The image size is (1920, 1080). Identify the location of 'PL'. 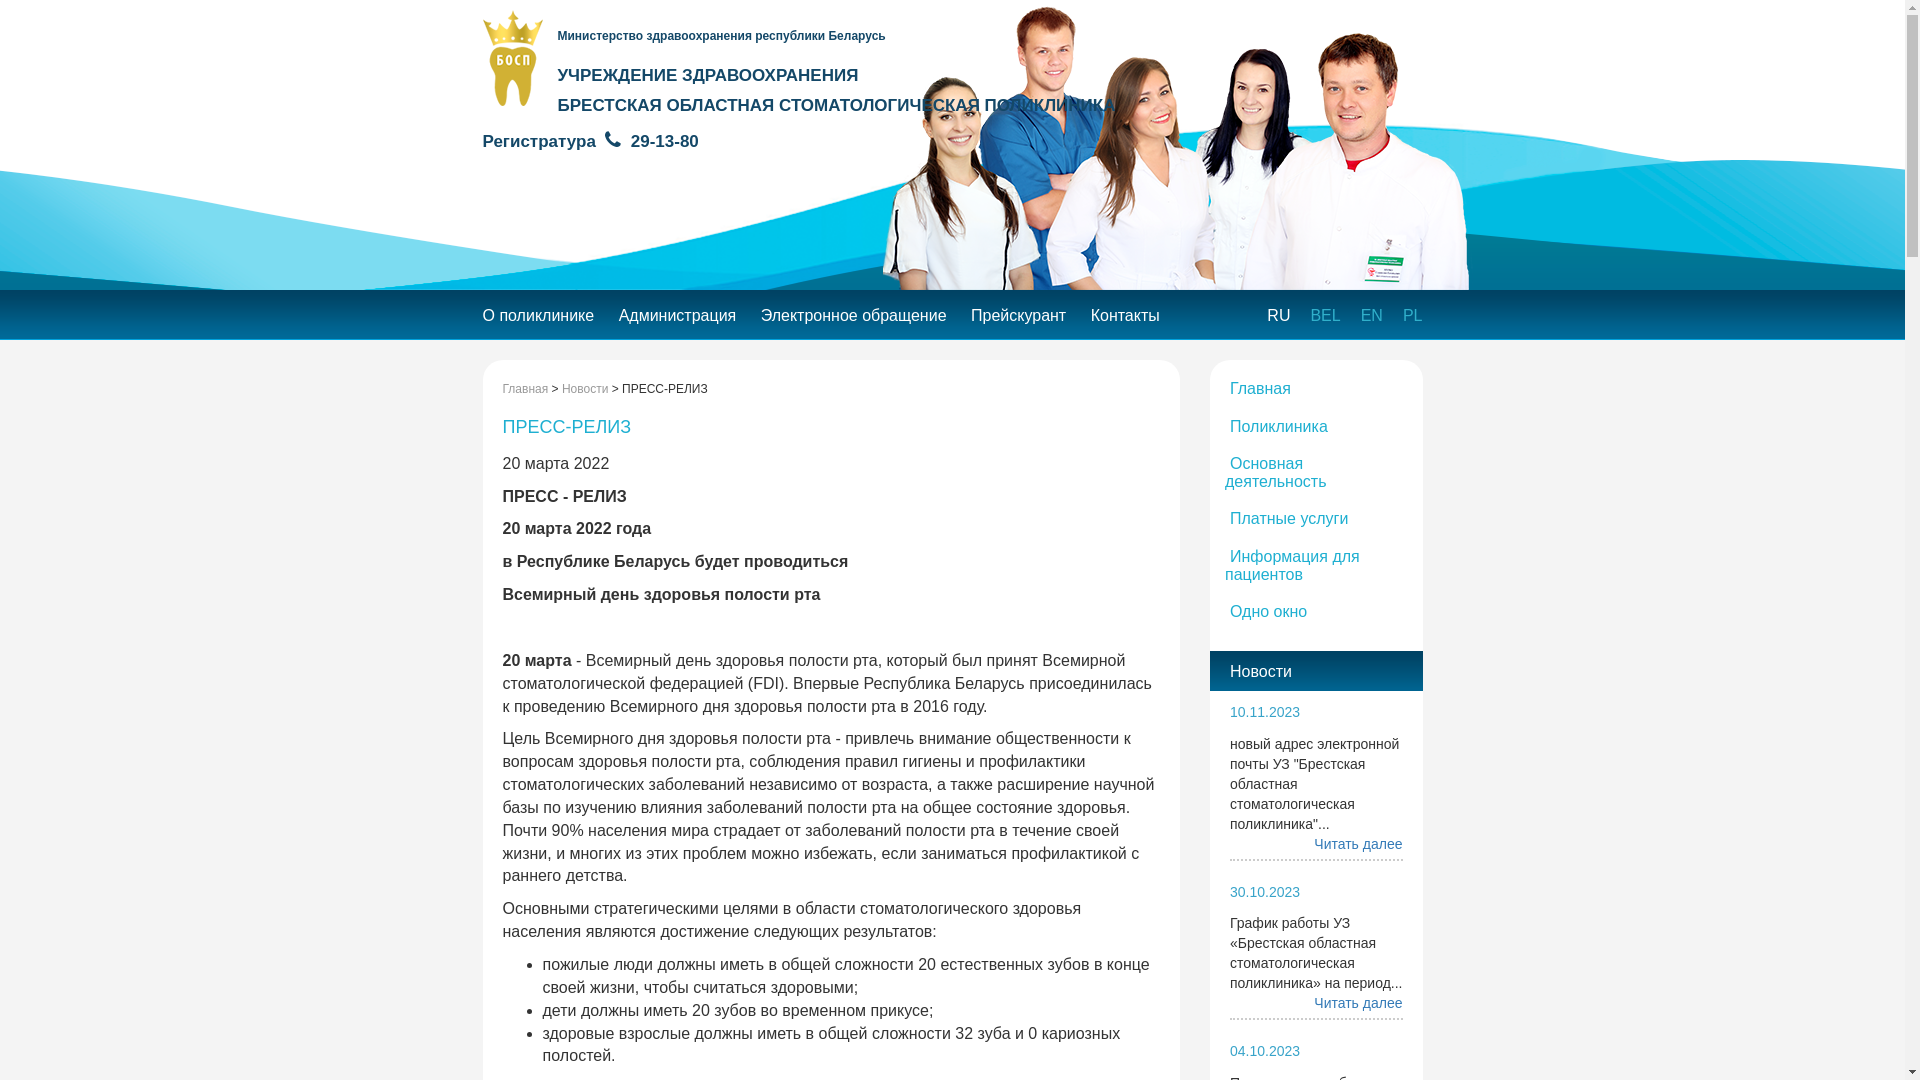
(1411, 315).